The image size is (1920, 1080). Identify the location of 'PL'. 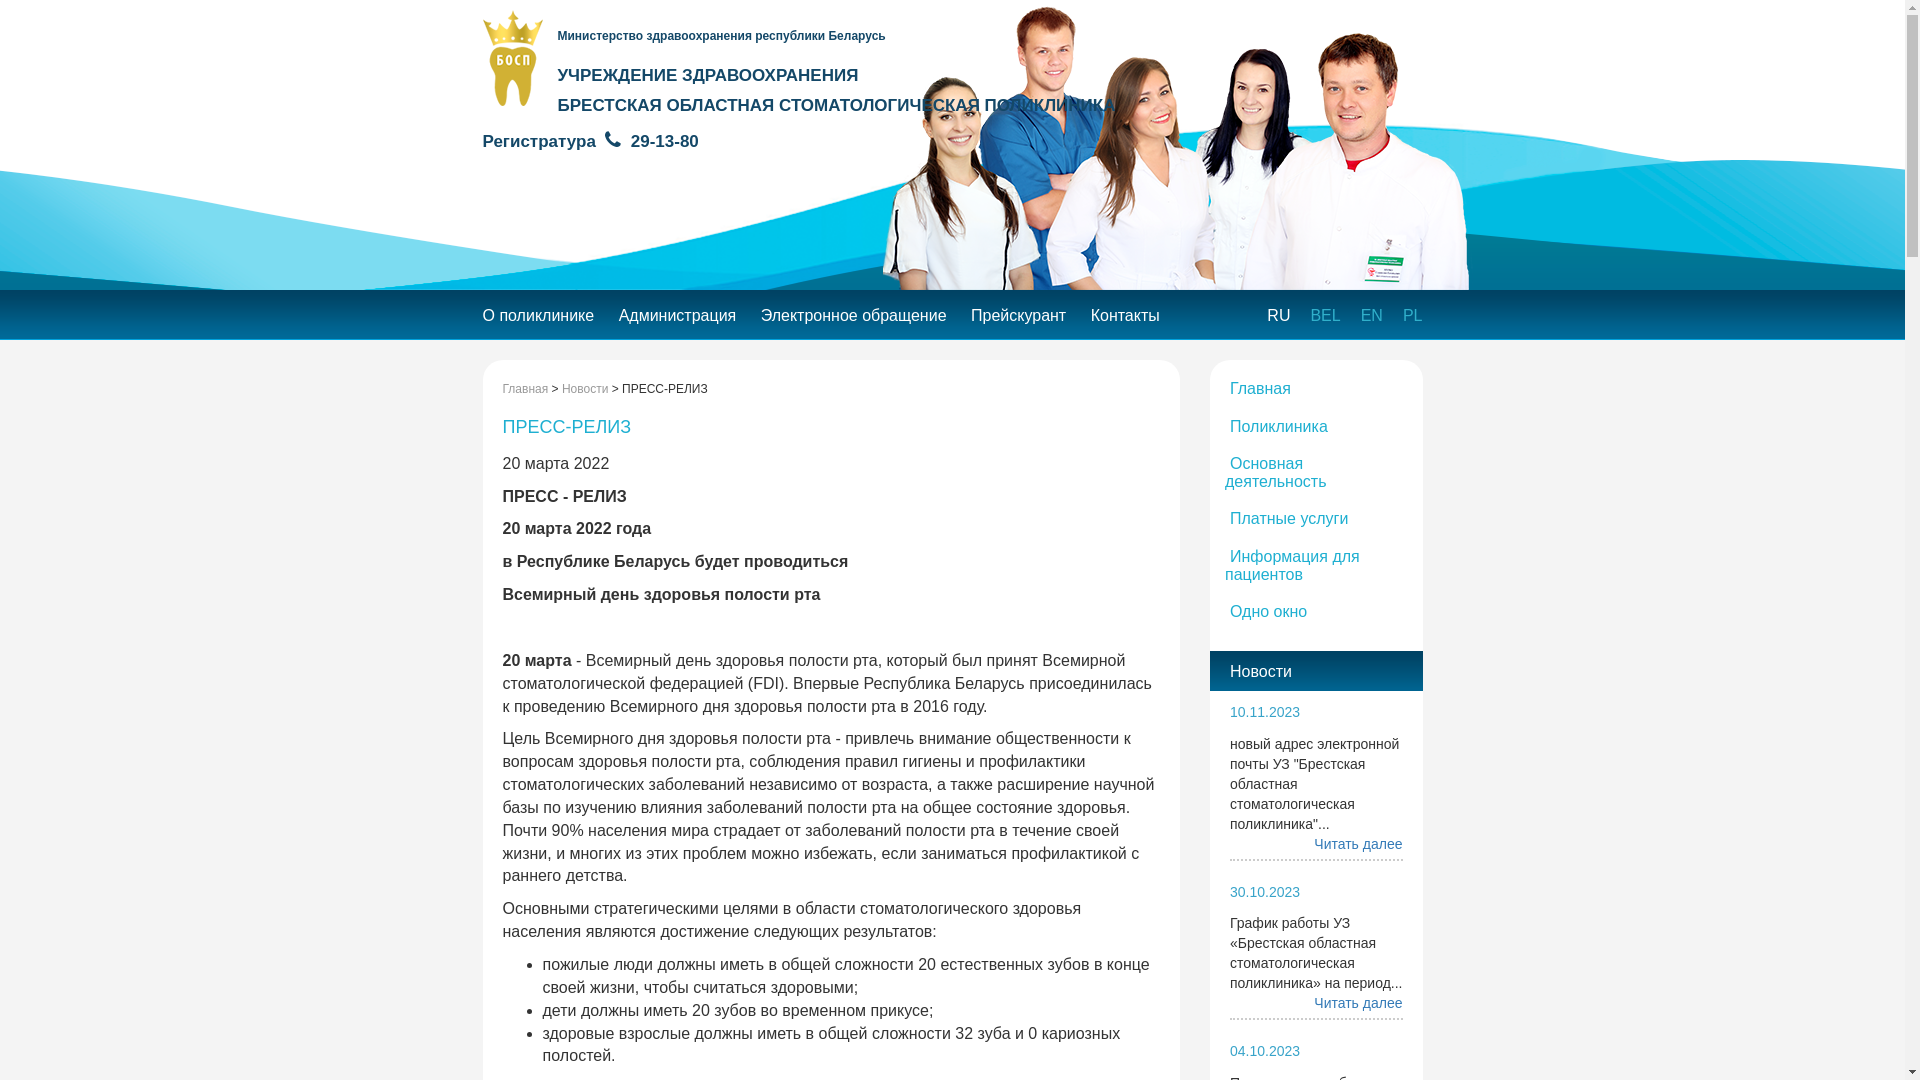
(1411, 315).